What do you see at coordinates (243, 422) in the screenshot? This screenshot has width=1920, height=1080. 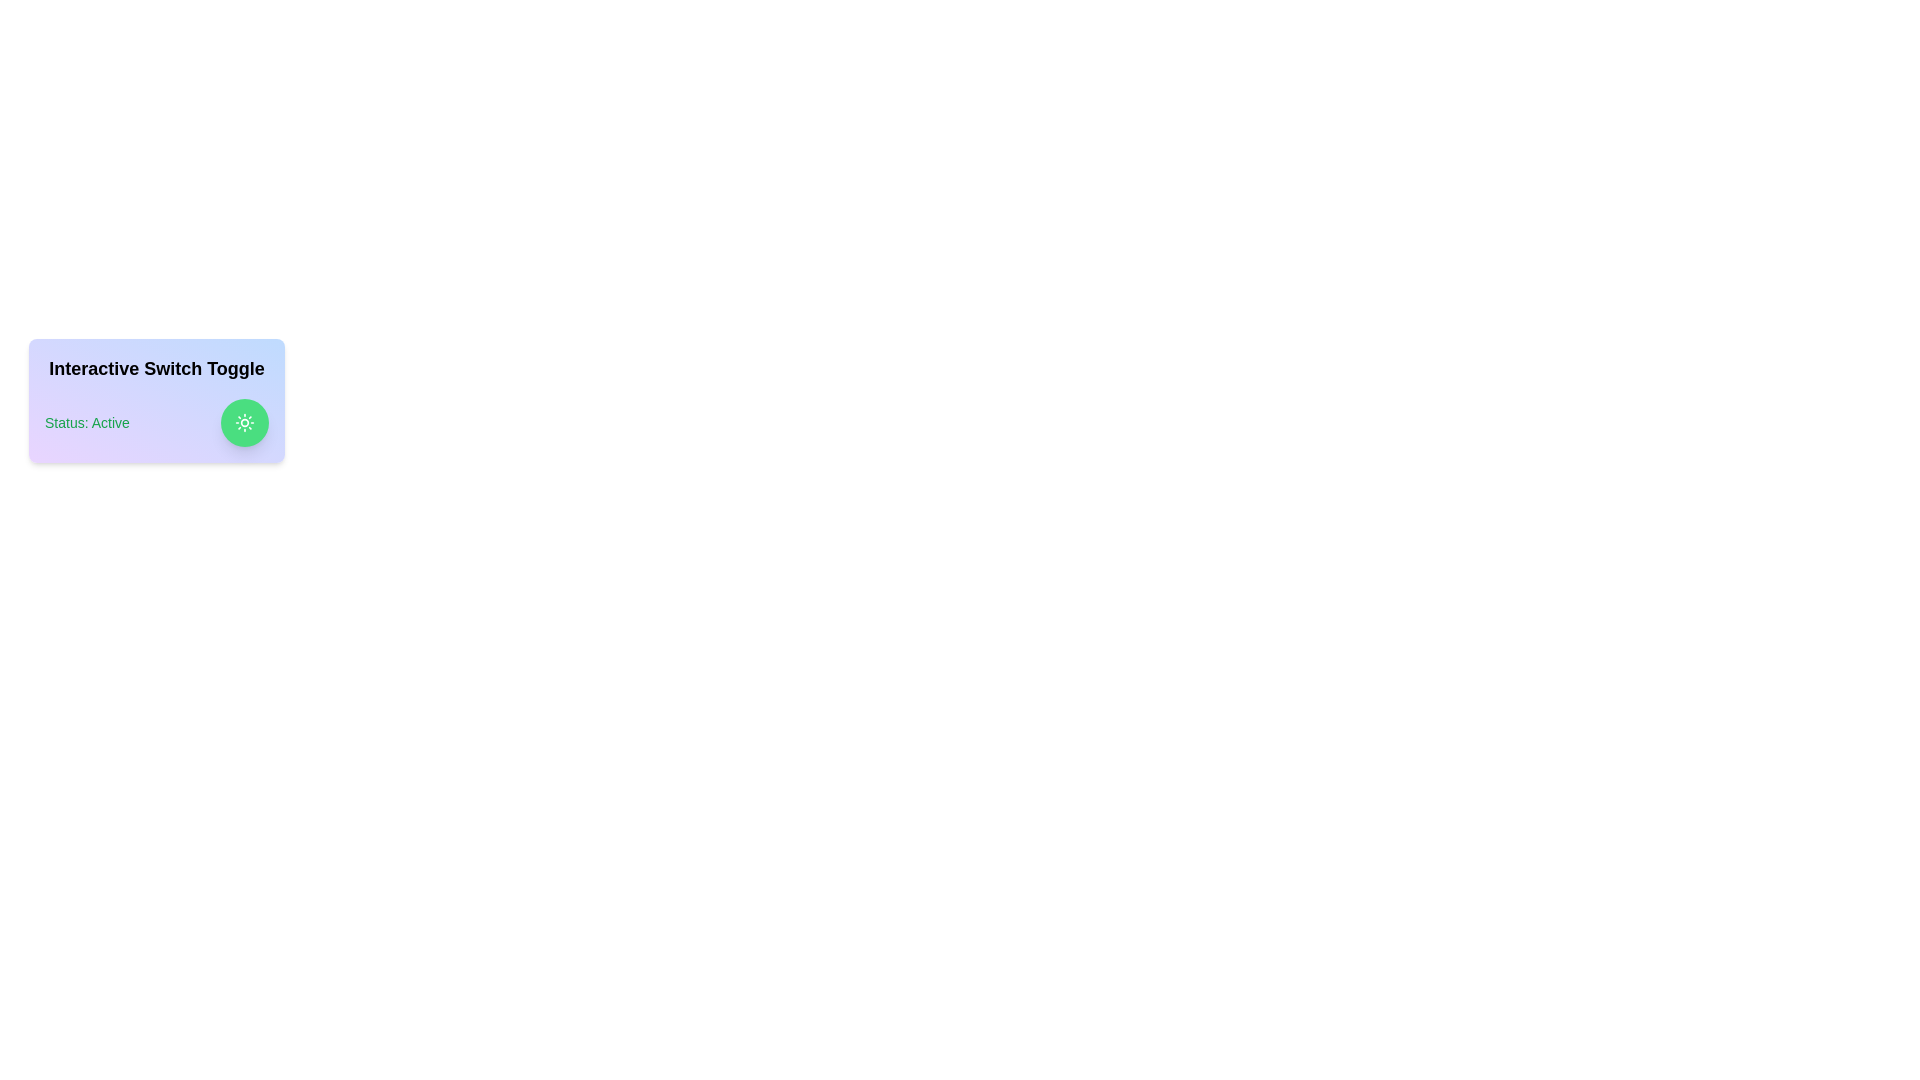 I see `the toggle button to change its status` at bounding box center [243, 422].